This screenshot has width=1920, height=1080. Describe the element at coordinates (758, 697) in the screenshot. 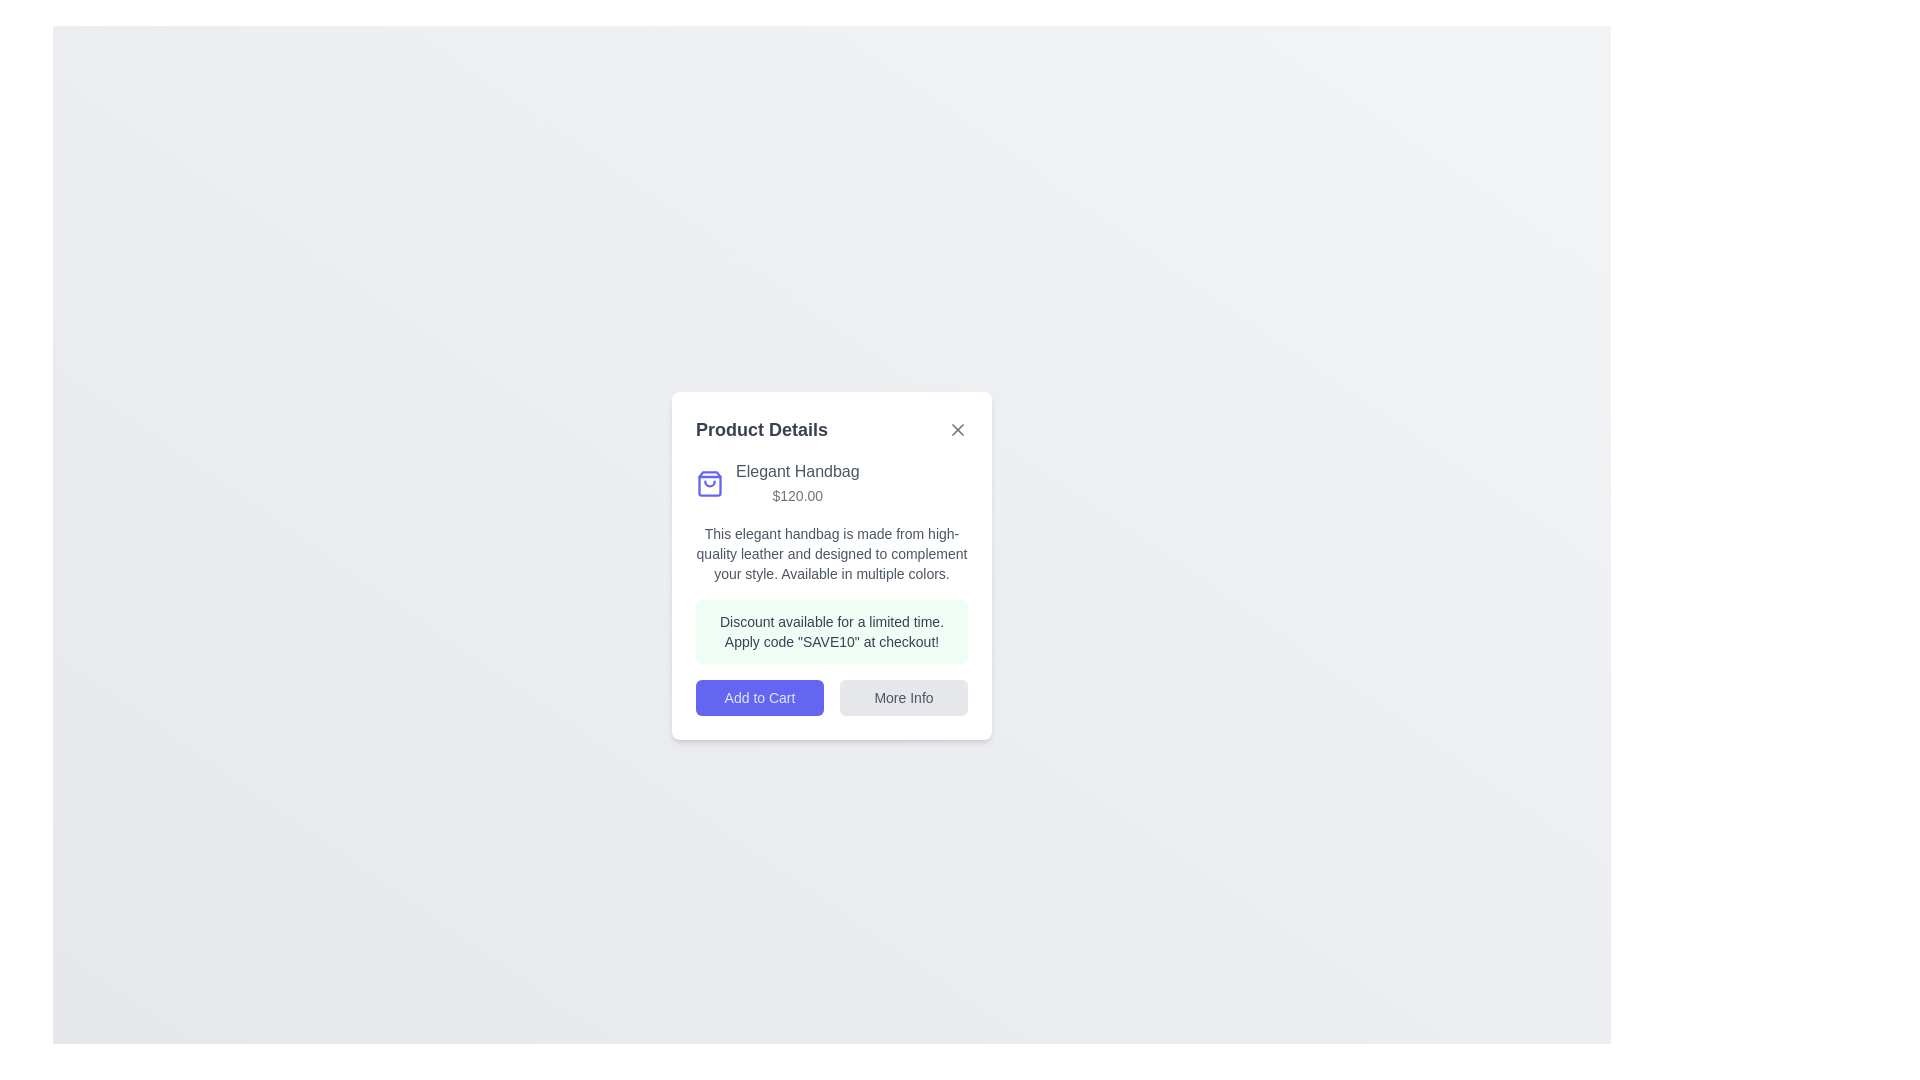

I see `the 'Add to Cart' button, which is a bright indigo rectangular button with rounded corners located at the bottom of the modal box` at that location.